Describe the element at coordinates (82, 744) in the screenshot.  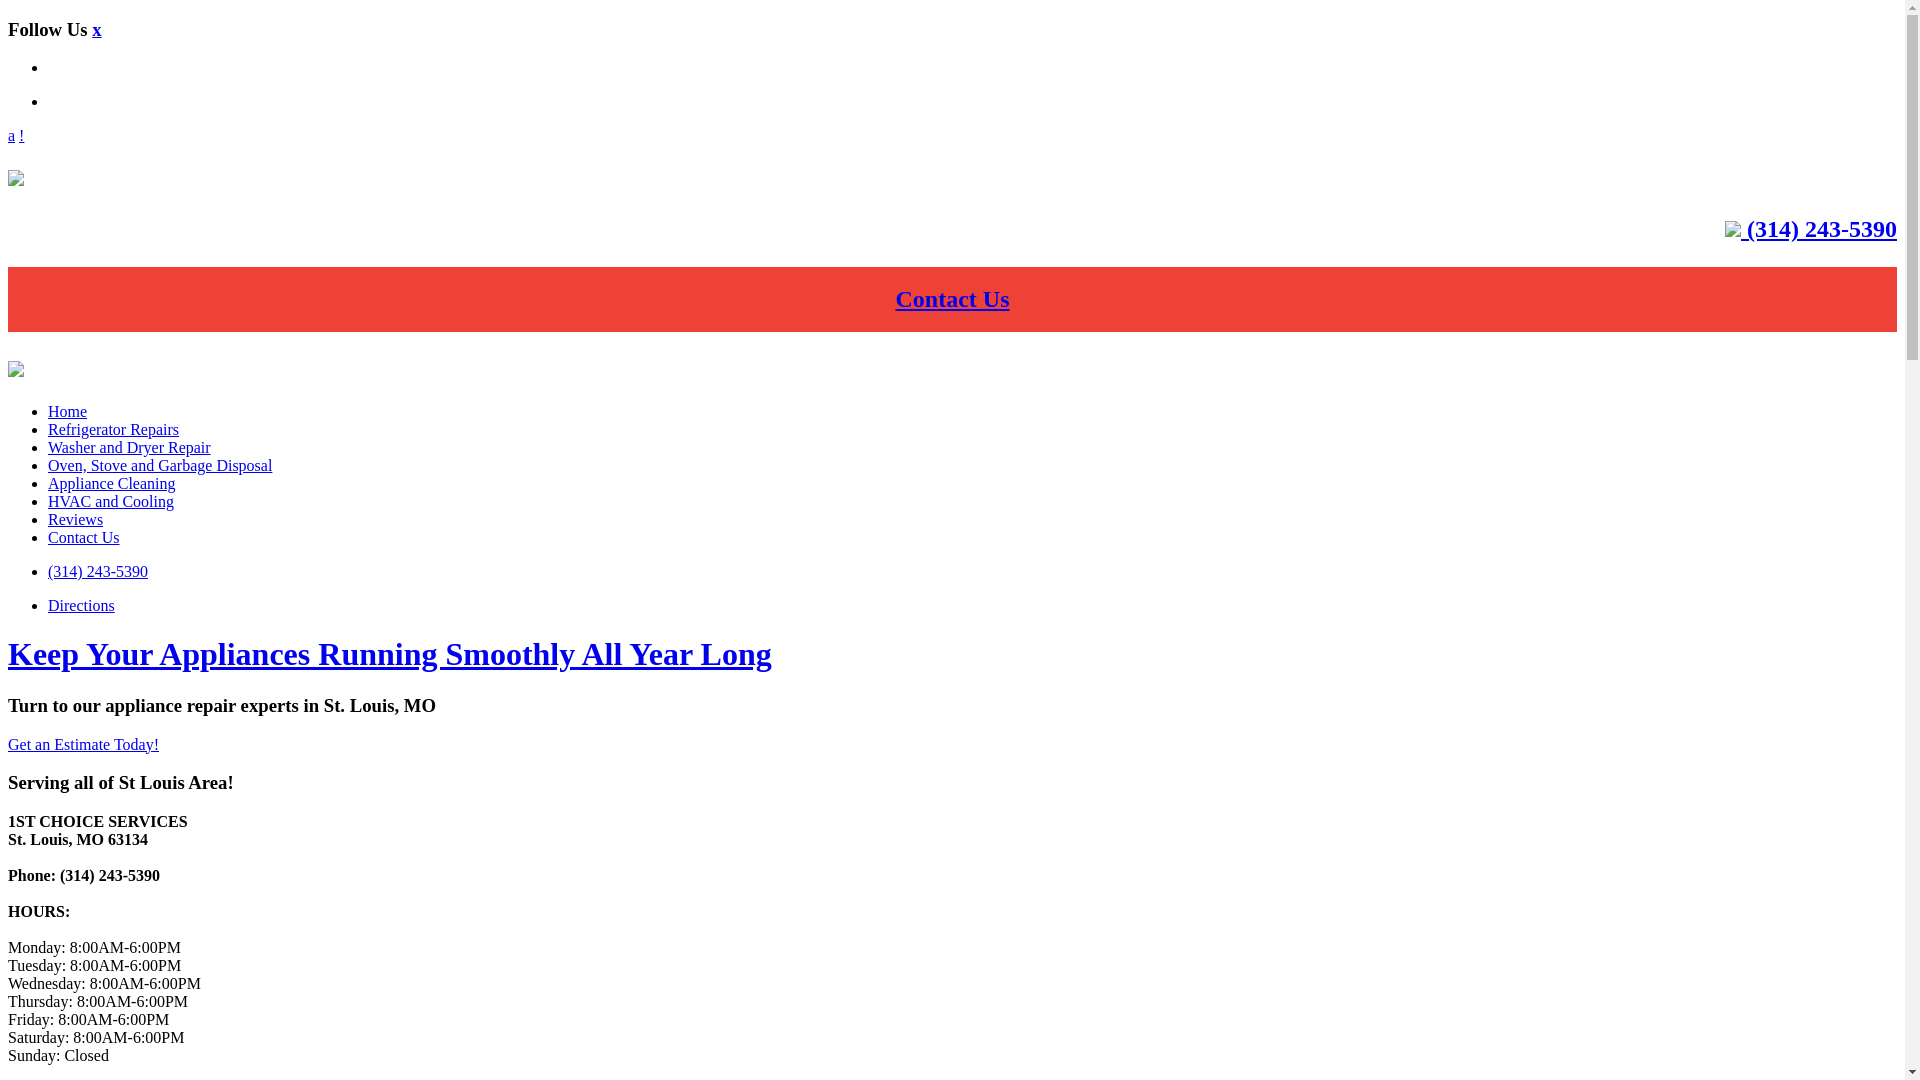
I see `'Get an Estimate Today!'` at that location.